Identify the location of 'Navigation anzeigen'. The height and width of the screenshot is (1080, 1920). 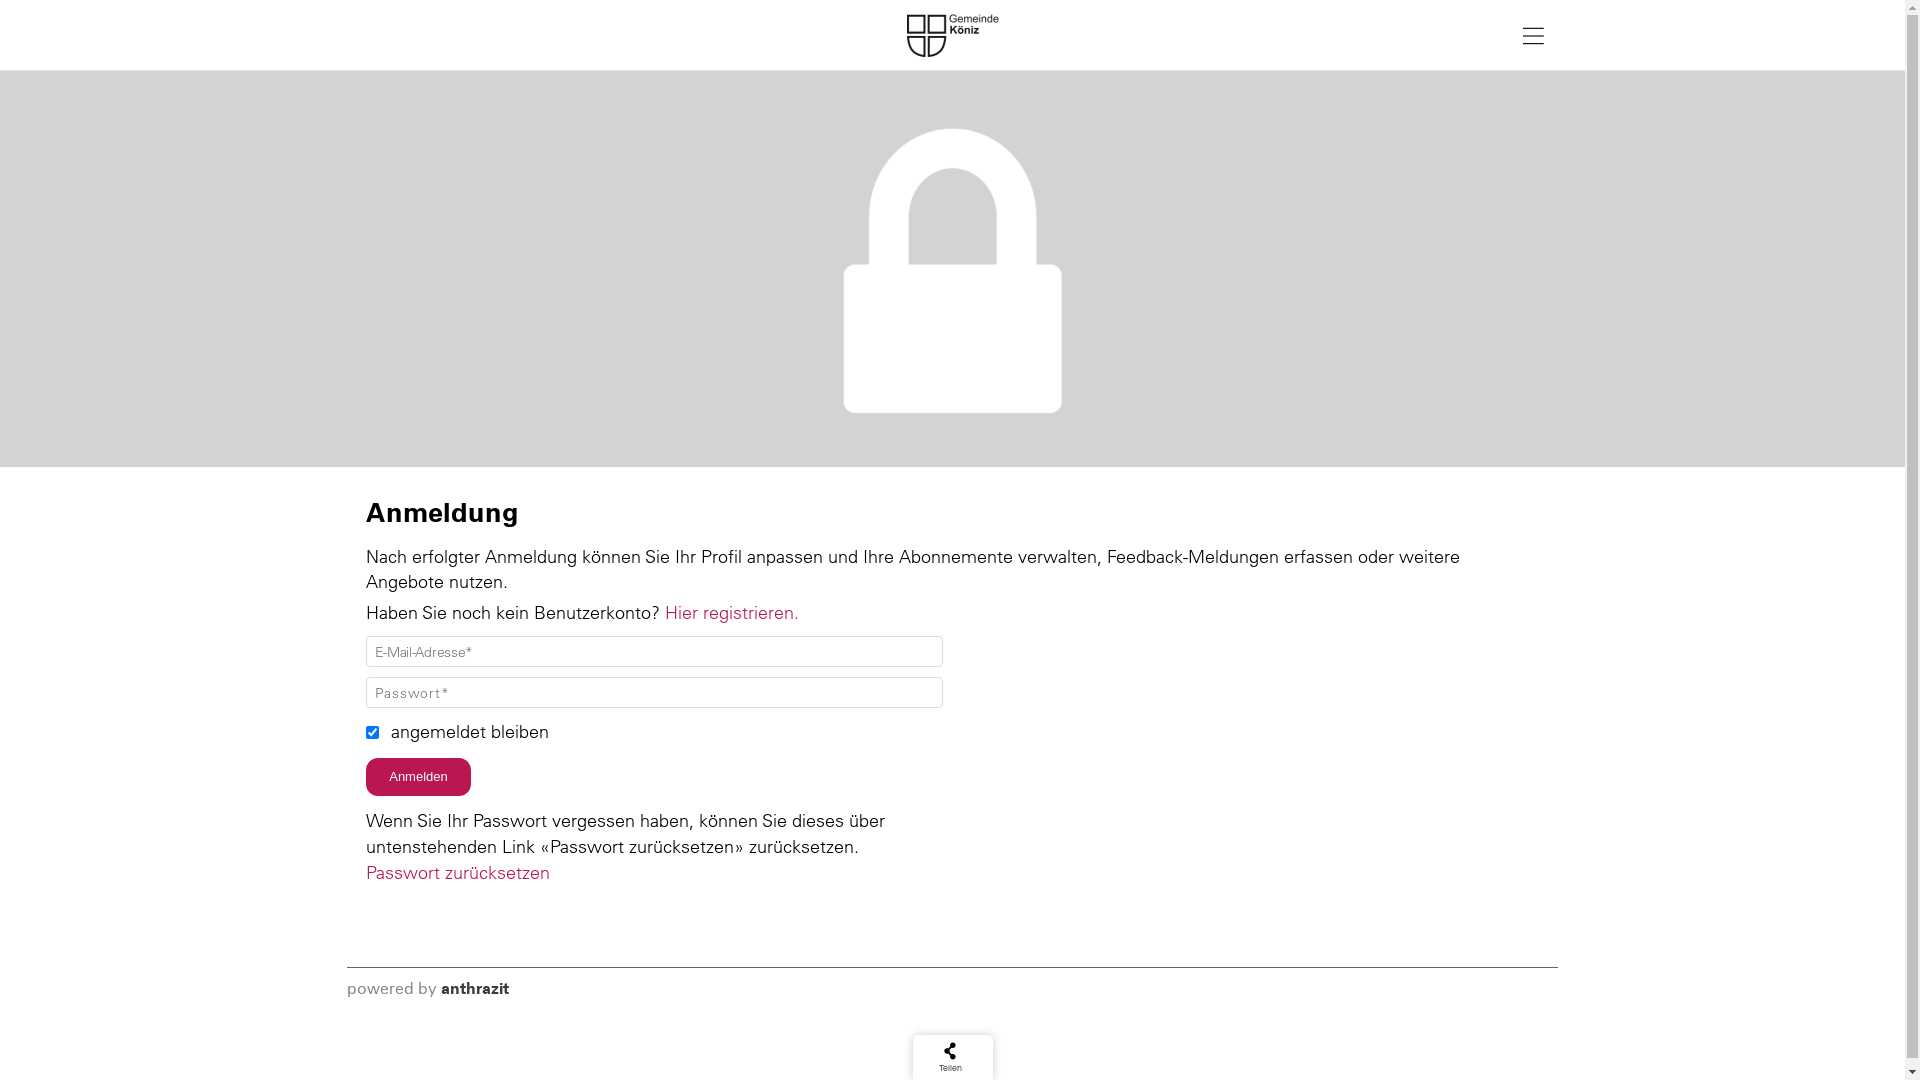
(1532, 33).